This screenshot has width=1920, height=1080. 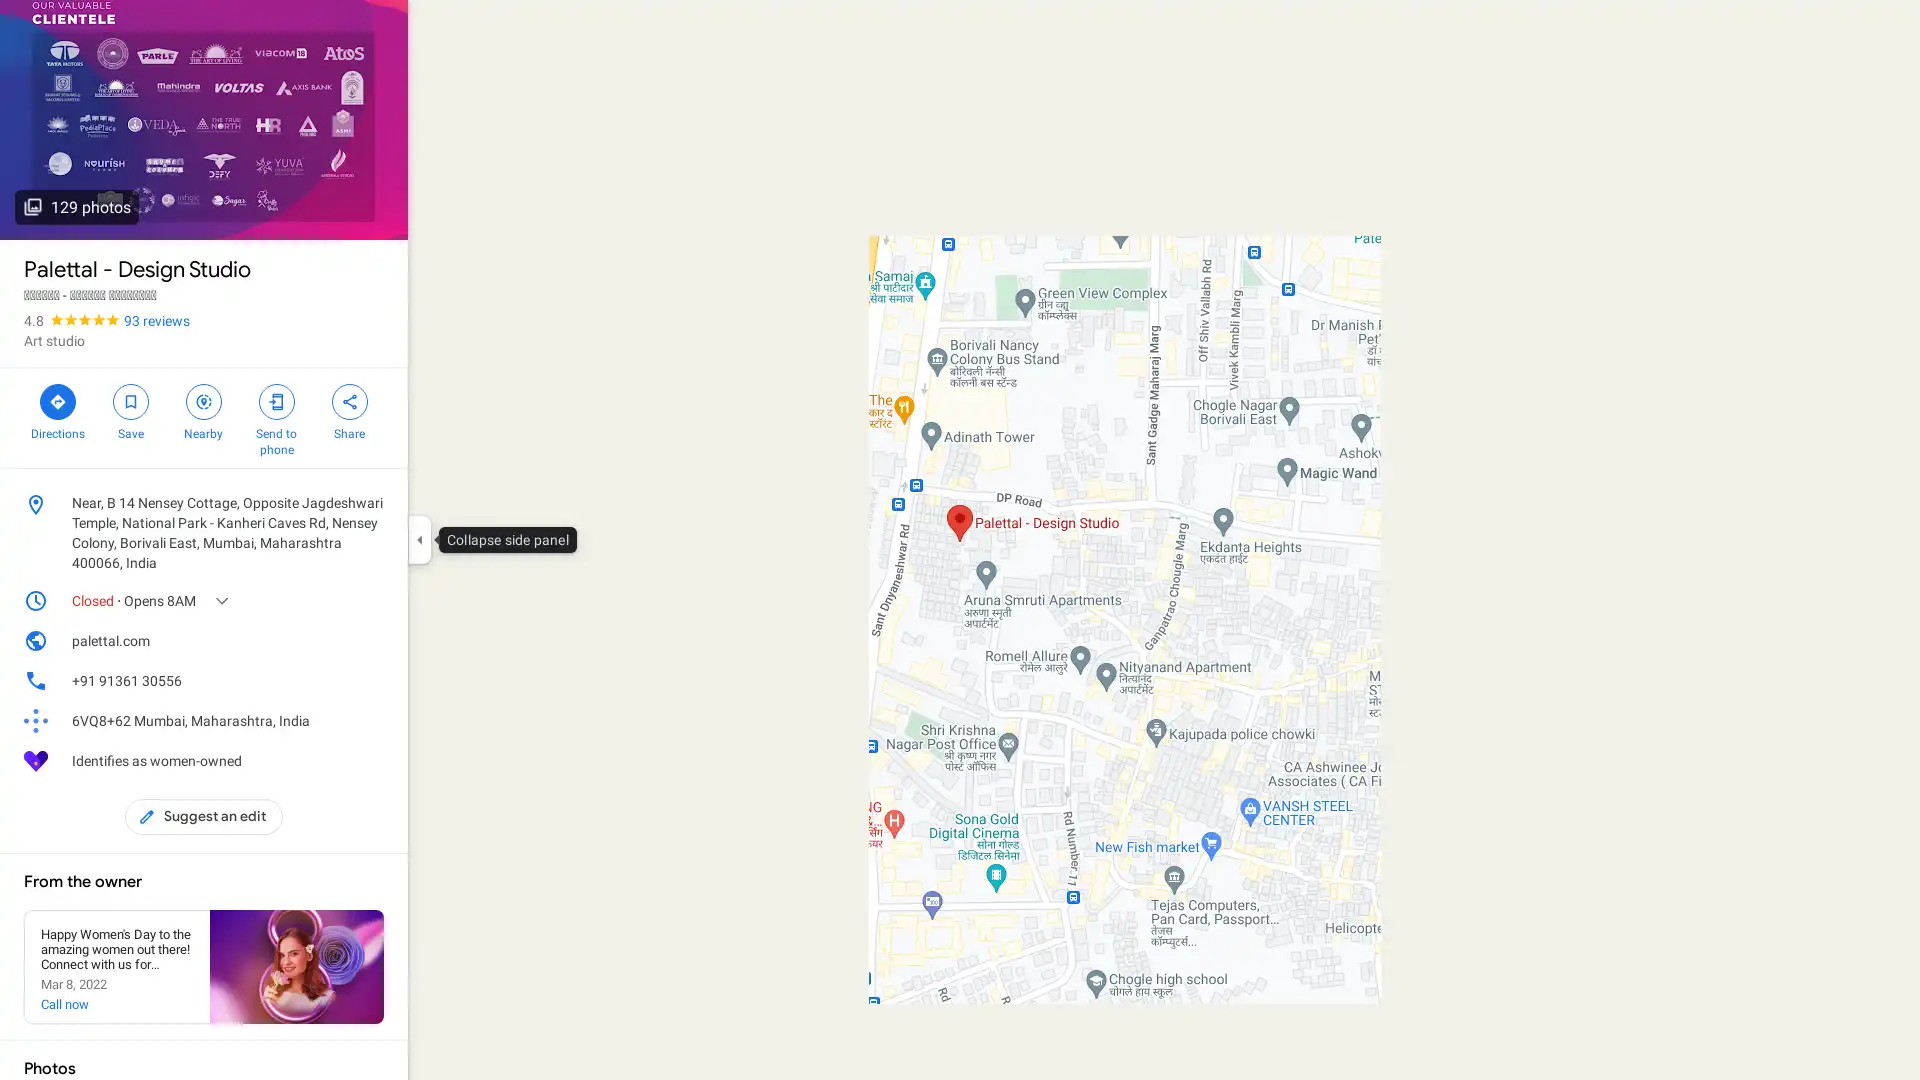 What do you see at coordinates (374, 721) in the screenshot?
I see `Learn more about plus codes` at bounding box center [374, 721].